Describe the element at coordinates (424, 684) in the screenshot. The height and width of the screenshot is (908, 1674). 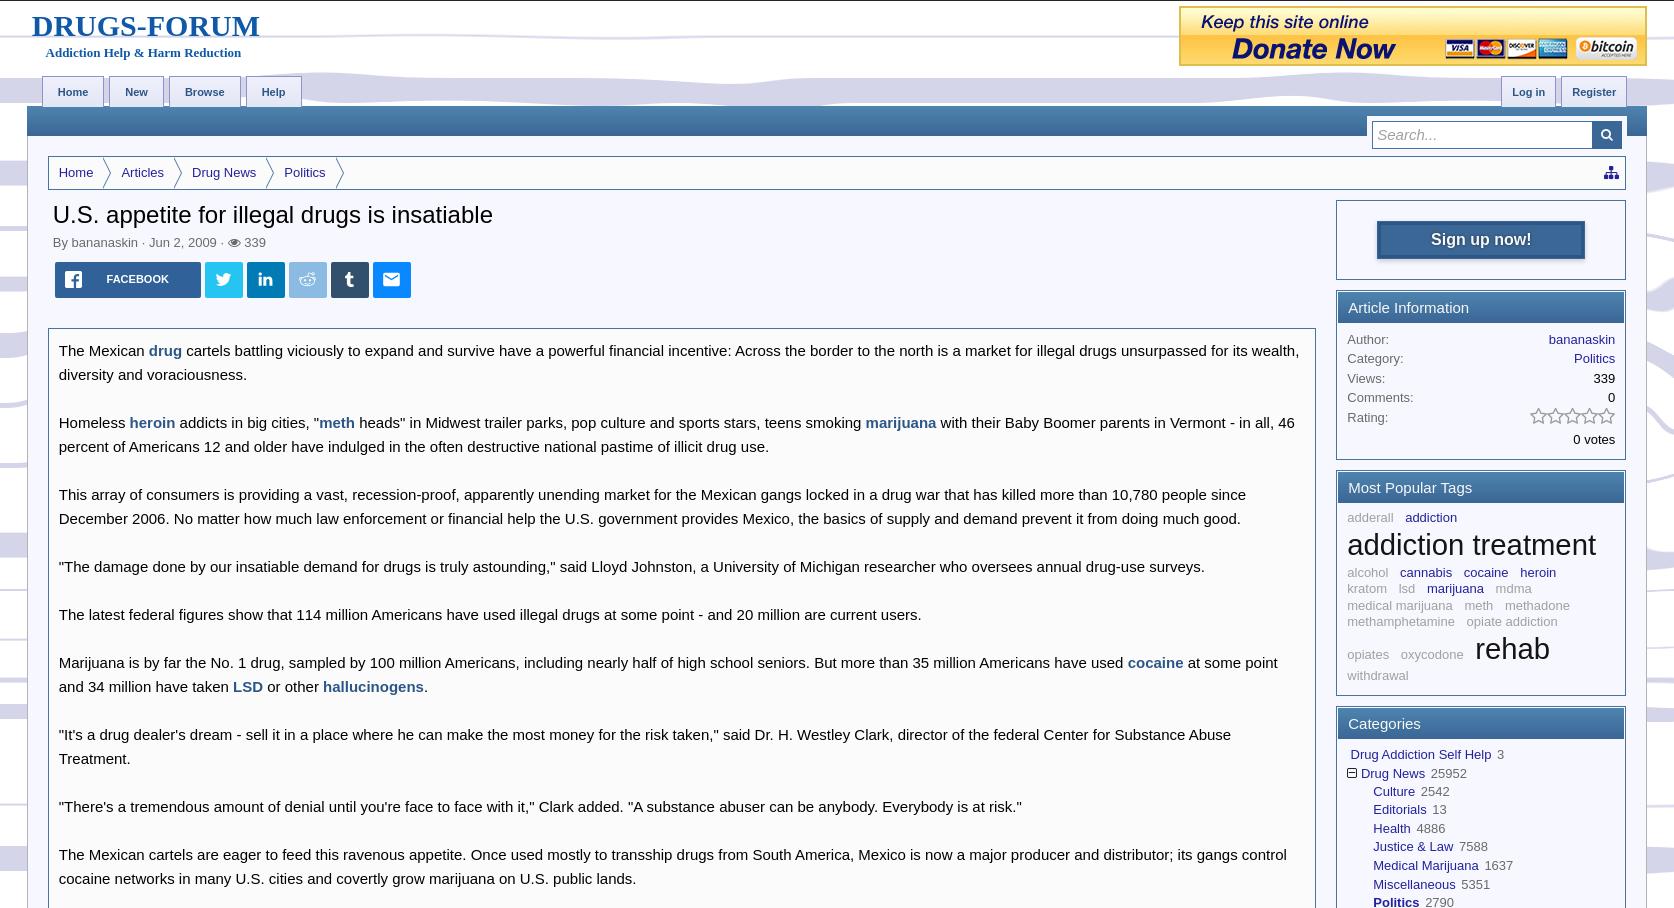
I see `'.'` at that location.